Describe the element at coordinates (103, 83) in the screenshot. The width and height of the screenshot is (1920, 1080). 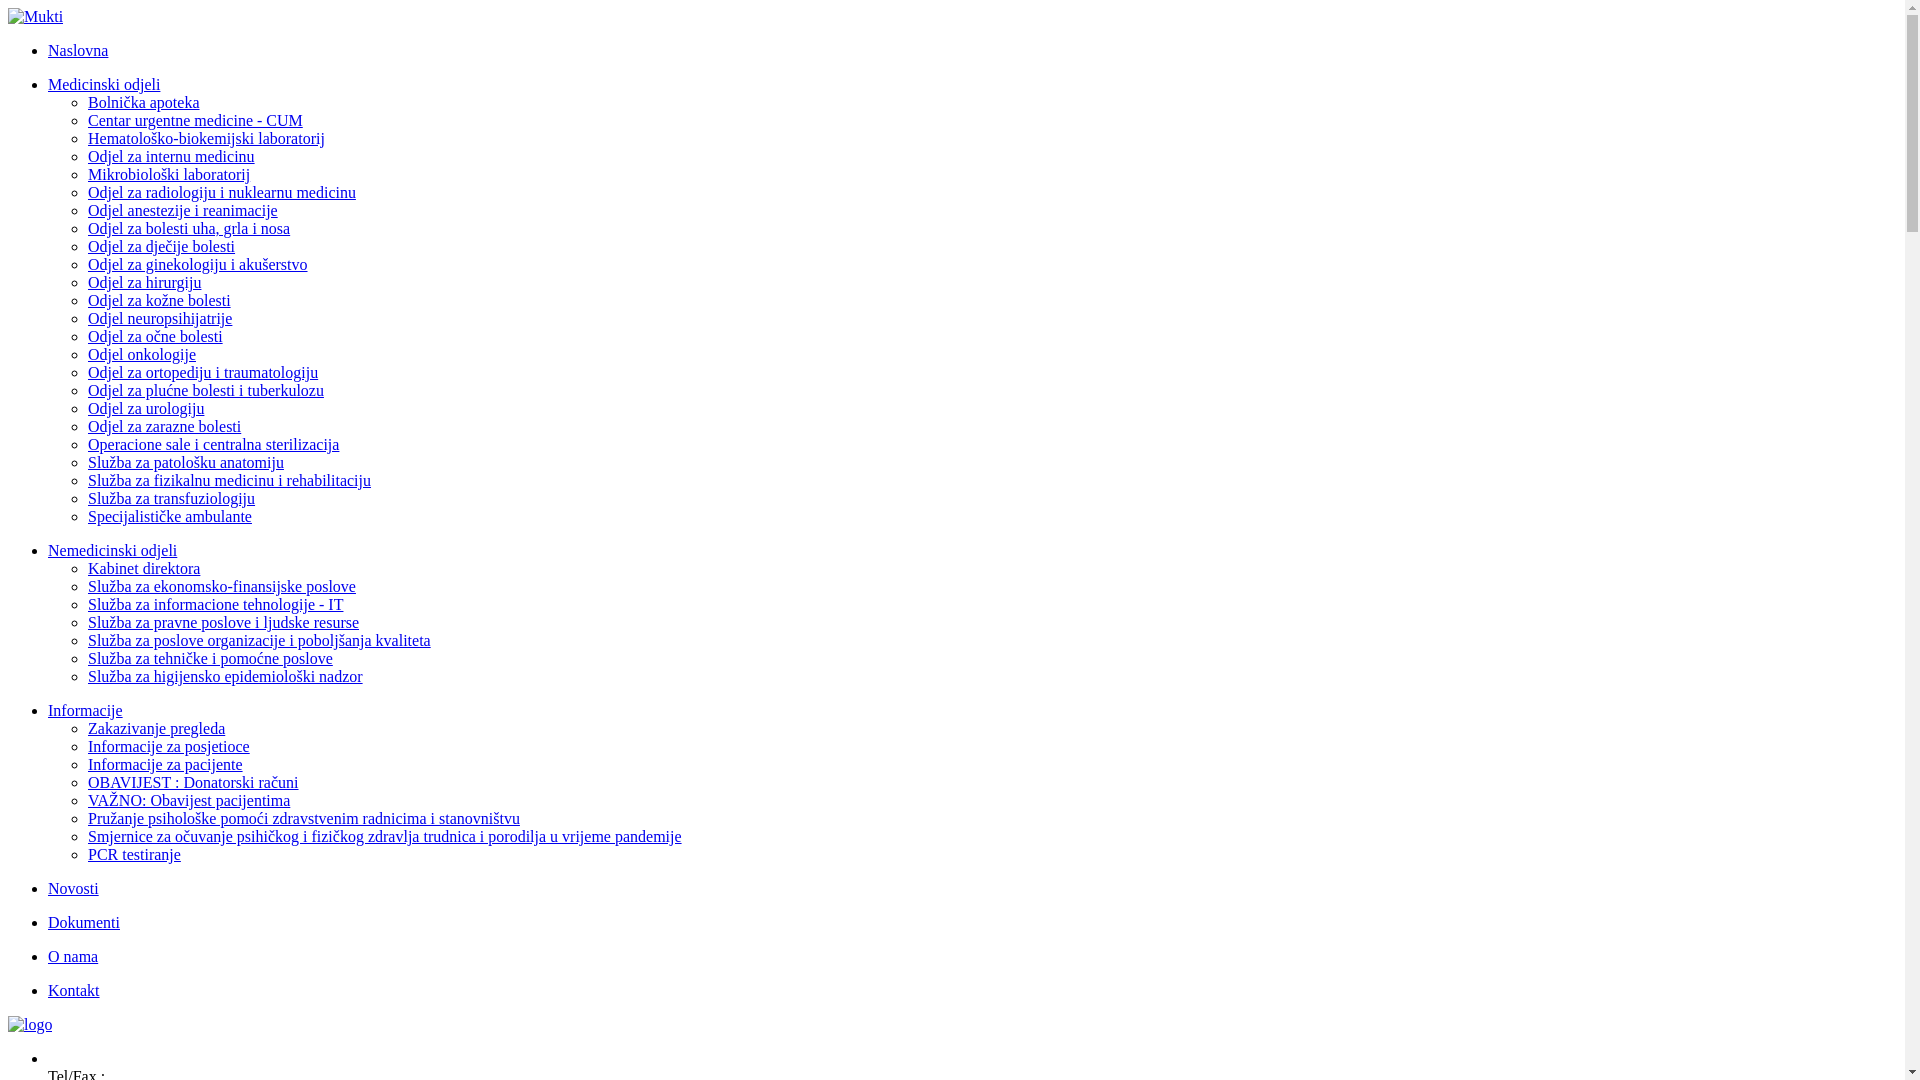
I see `'Medicinski odjeli'` at that location.